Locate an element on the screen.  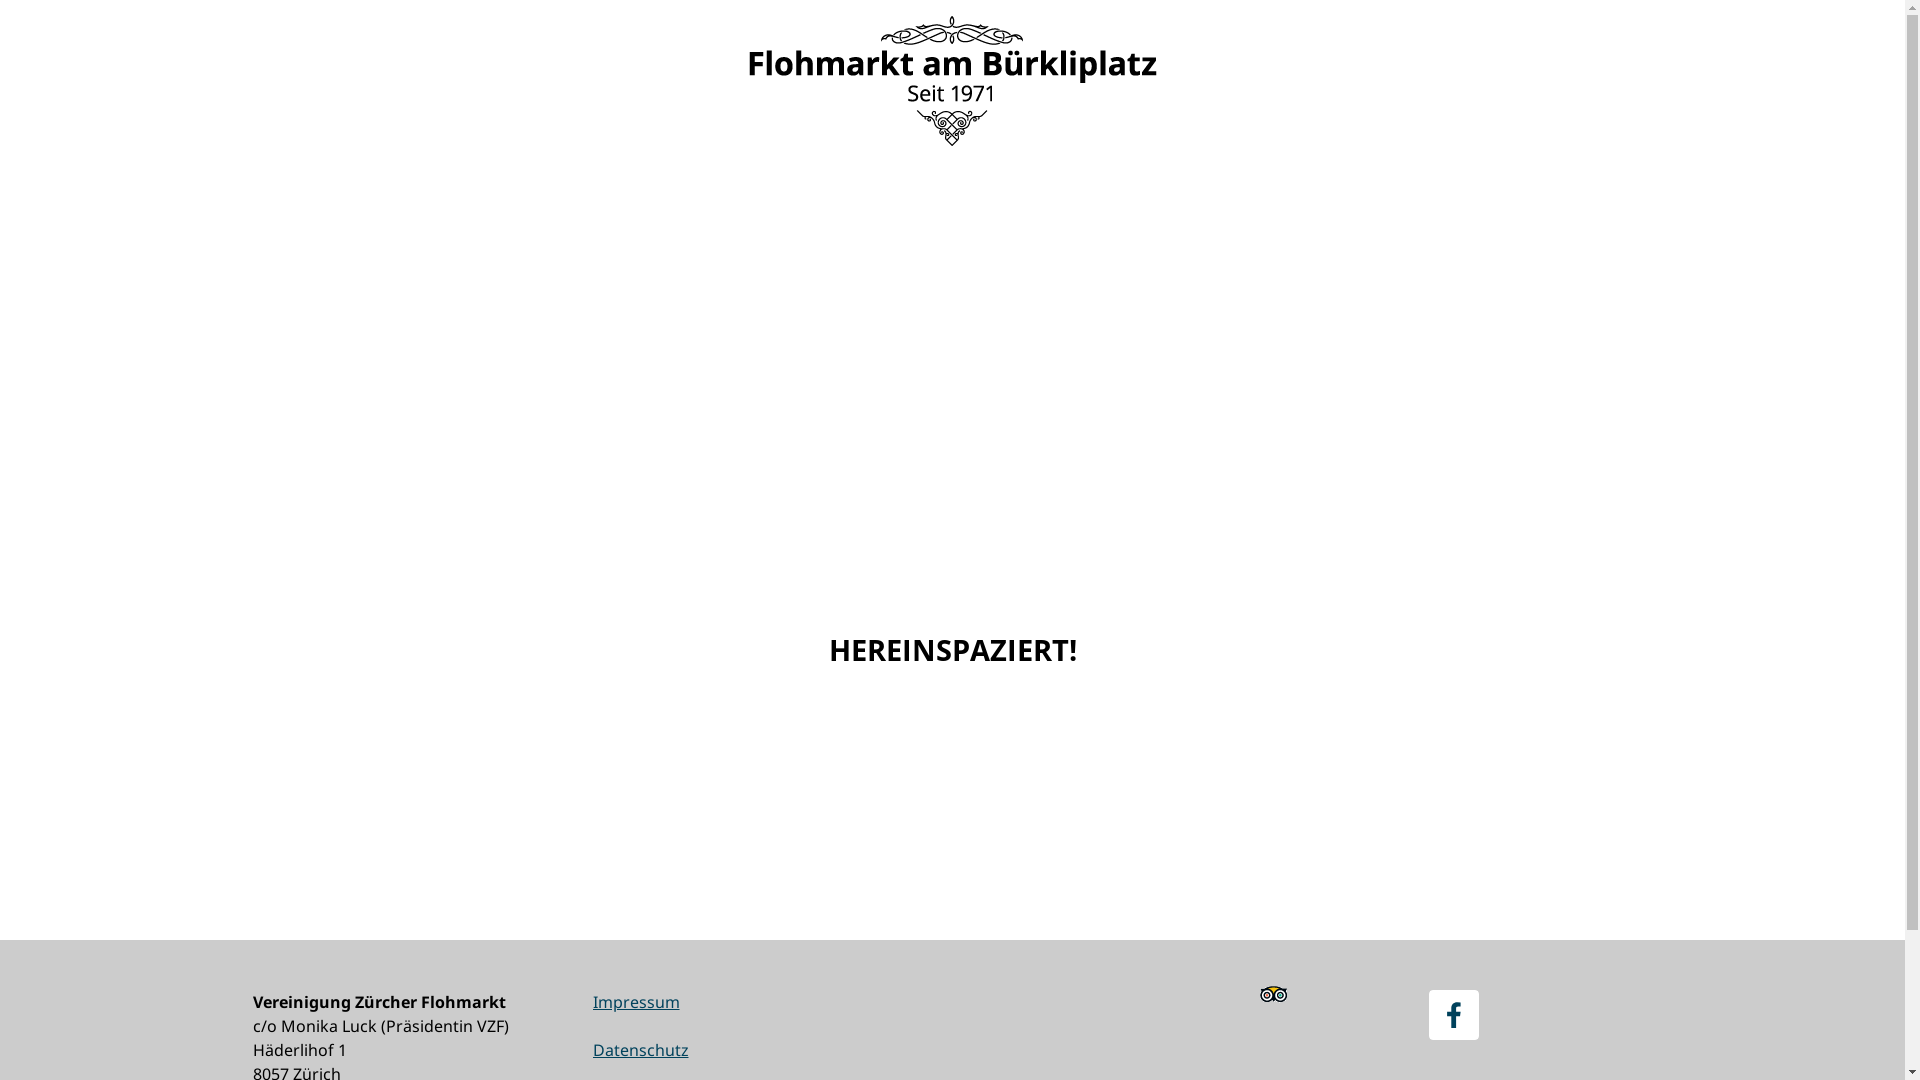
'Datenschutz' is located at coordinates (638, 1048).